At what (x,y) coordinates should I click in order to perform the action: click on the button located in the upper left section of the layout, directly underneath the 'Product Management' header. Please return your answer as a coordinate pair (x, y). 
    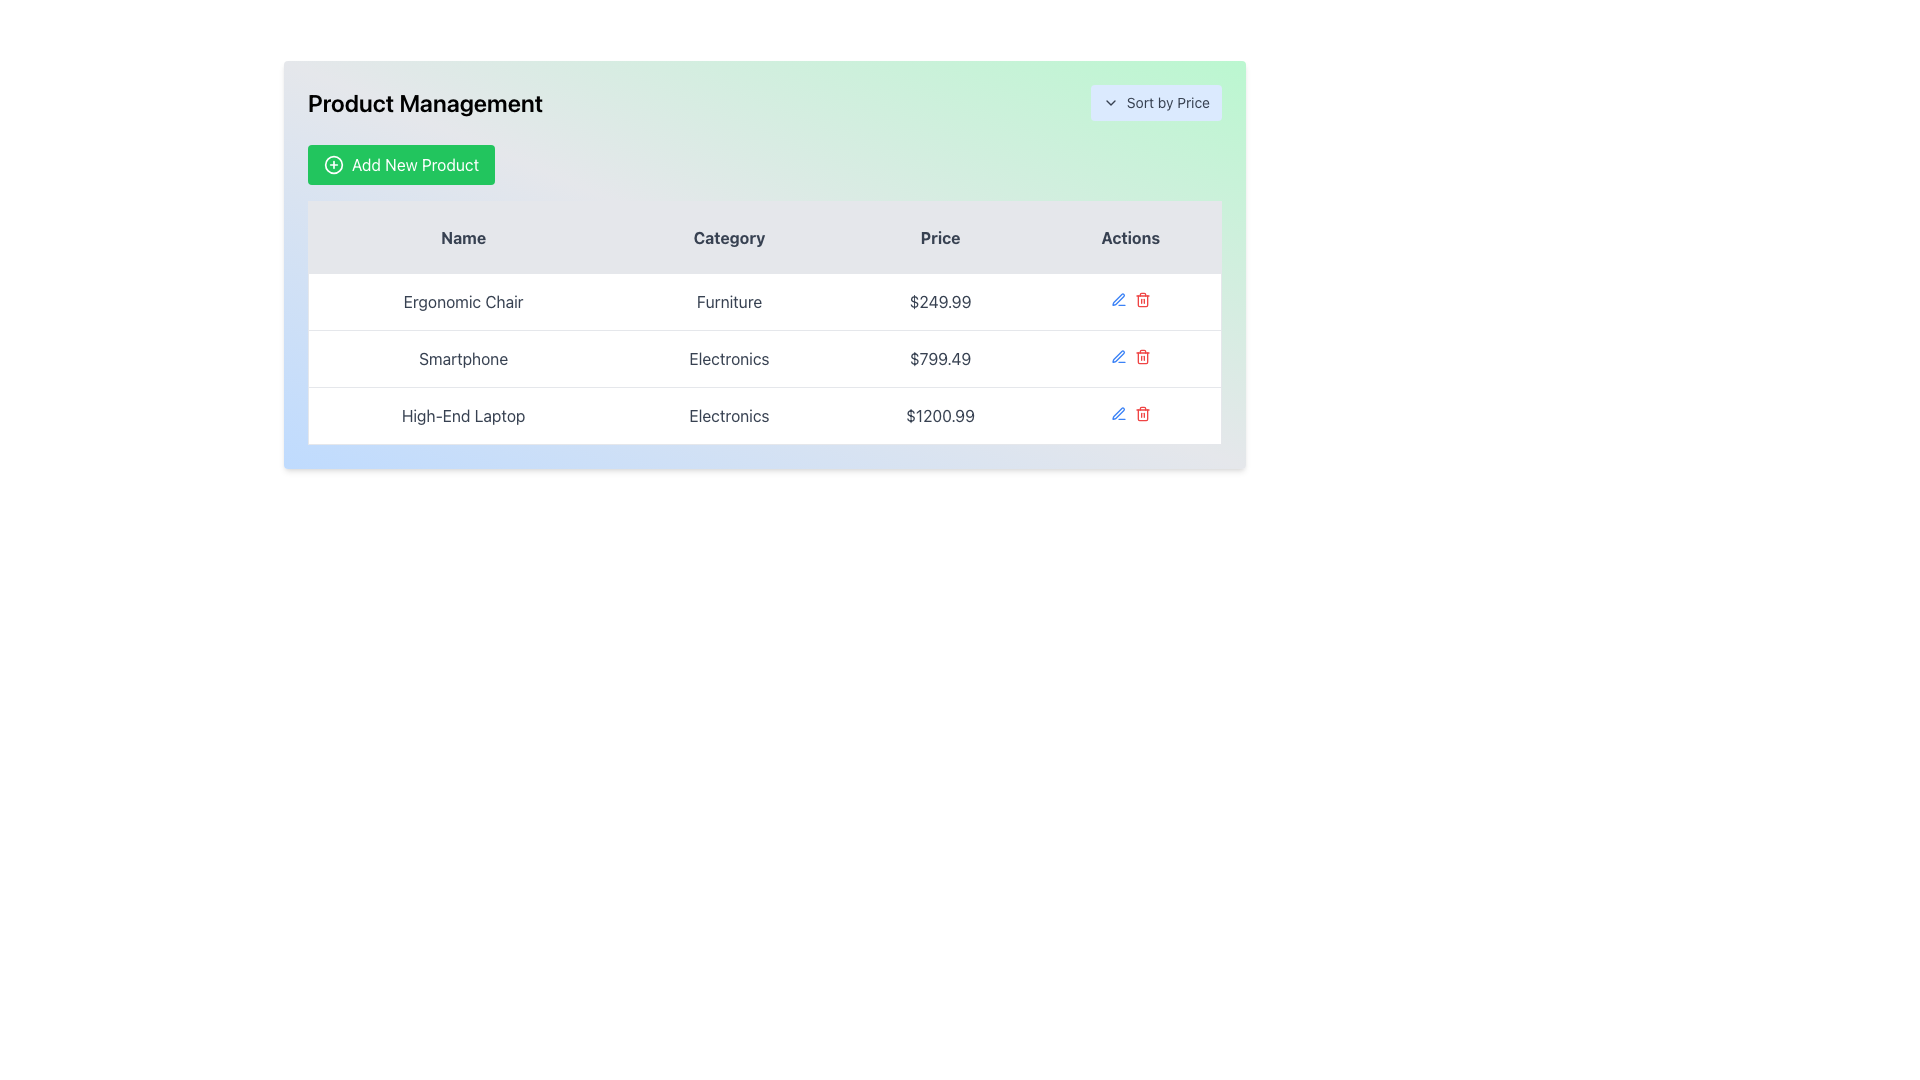
    Looking at the image, I should click on (400, 164).